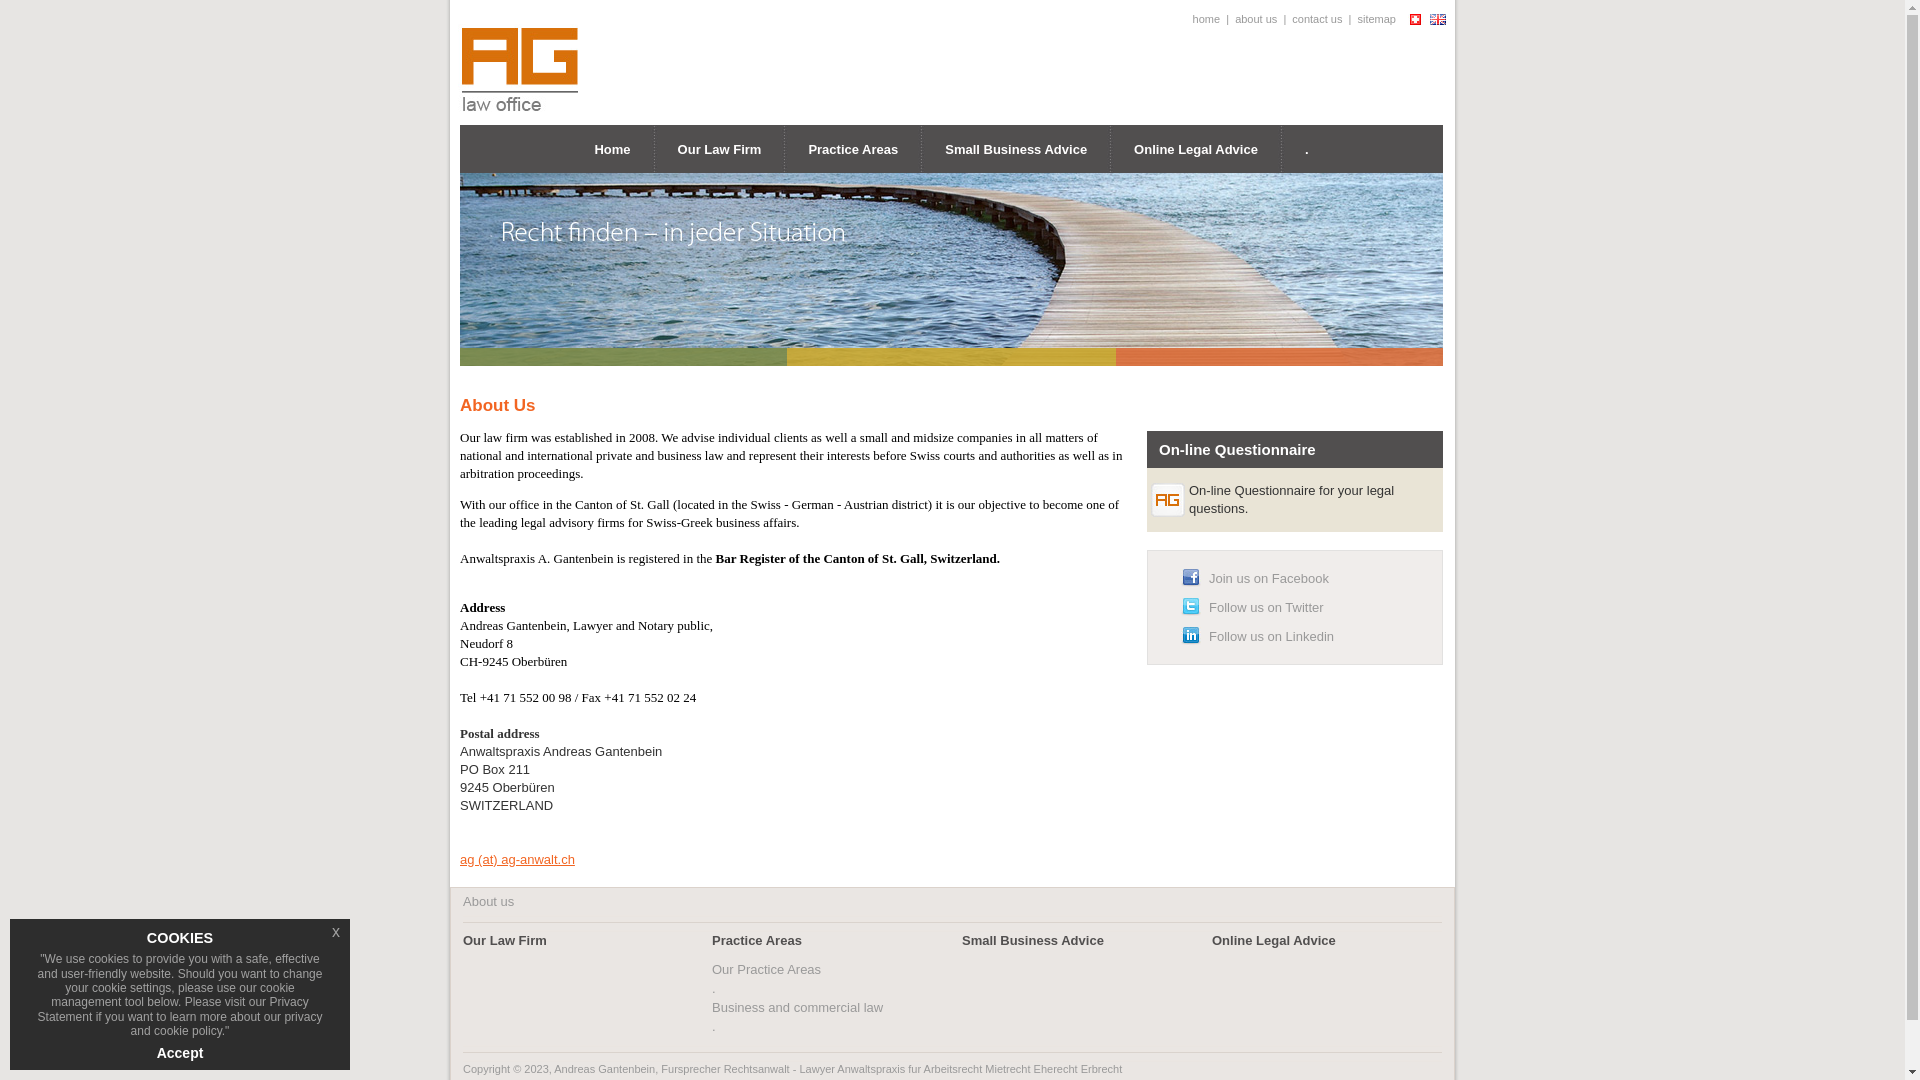 The width and height of the screenshot is (1920, 1080). What do you see at coordinates (1236, 448) in the screenshot?
I see `'On-line Questionnaire'` at bounding box center [1236, 448].